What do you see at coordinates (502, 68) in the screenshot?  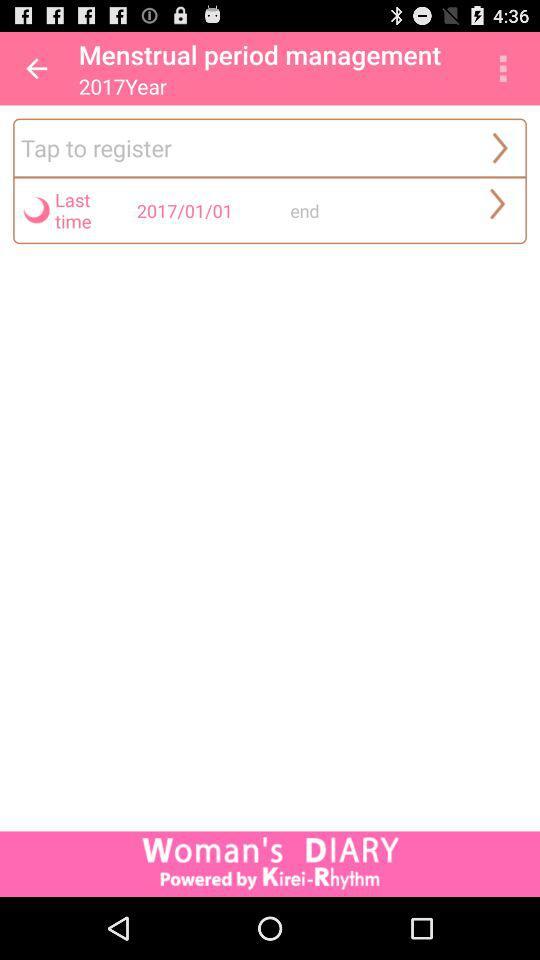 I see `item to the right of the menstrual period management` at bounding box center [502, 68].